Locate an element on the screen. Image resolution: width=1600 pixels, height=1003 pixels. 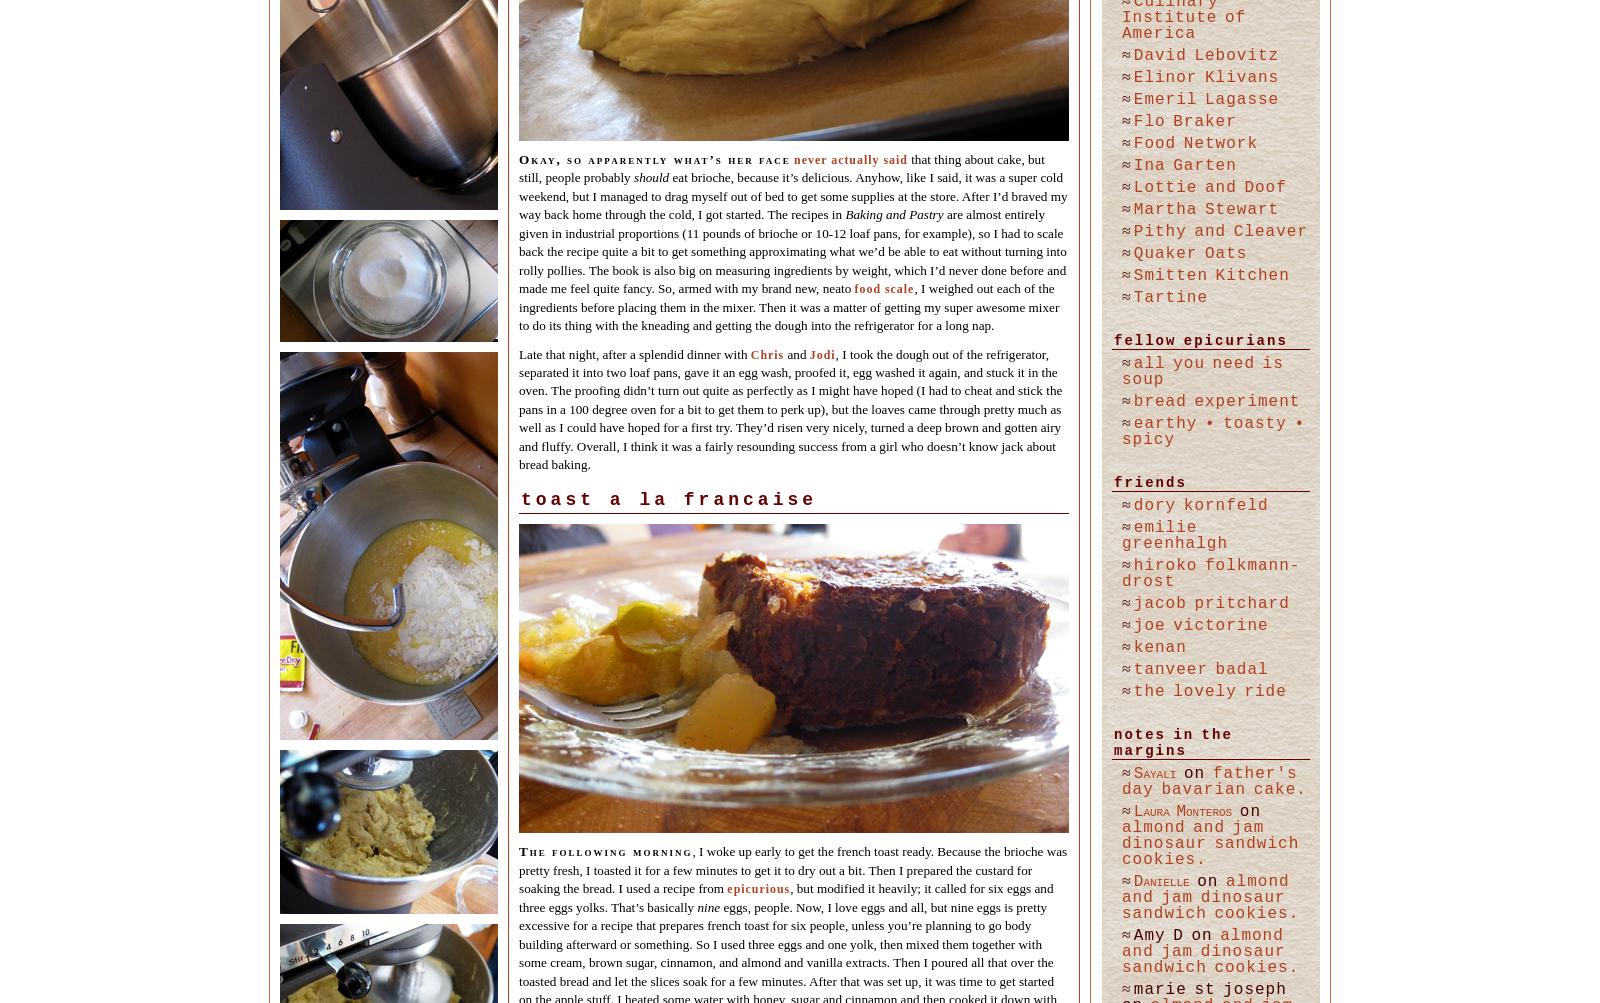
'Okay, so apparently what’s her face' is located at coordinates (518, 157).